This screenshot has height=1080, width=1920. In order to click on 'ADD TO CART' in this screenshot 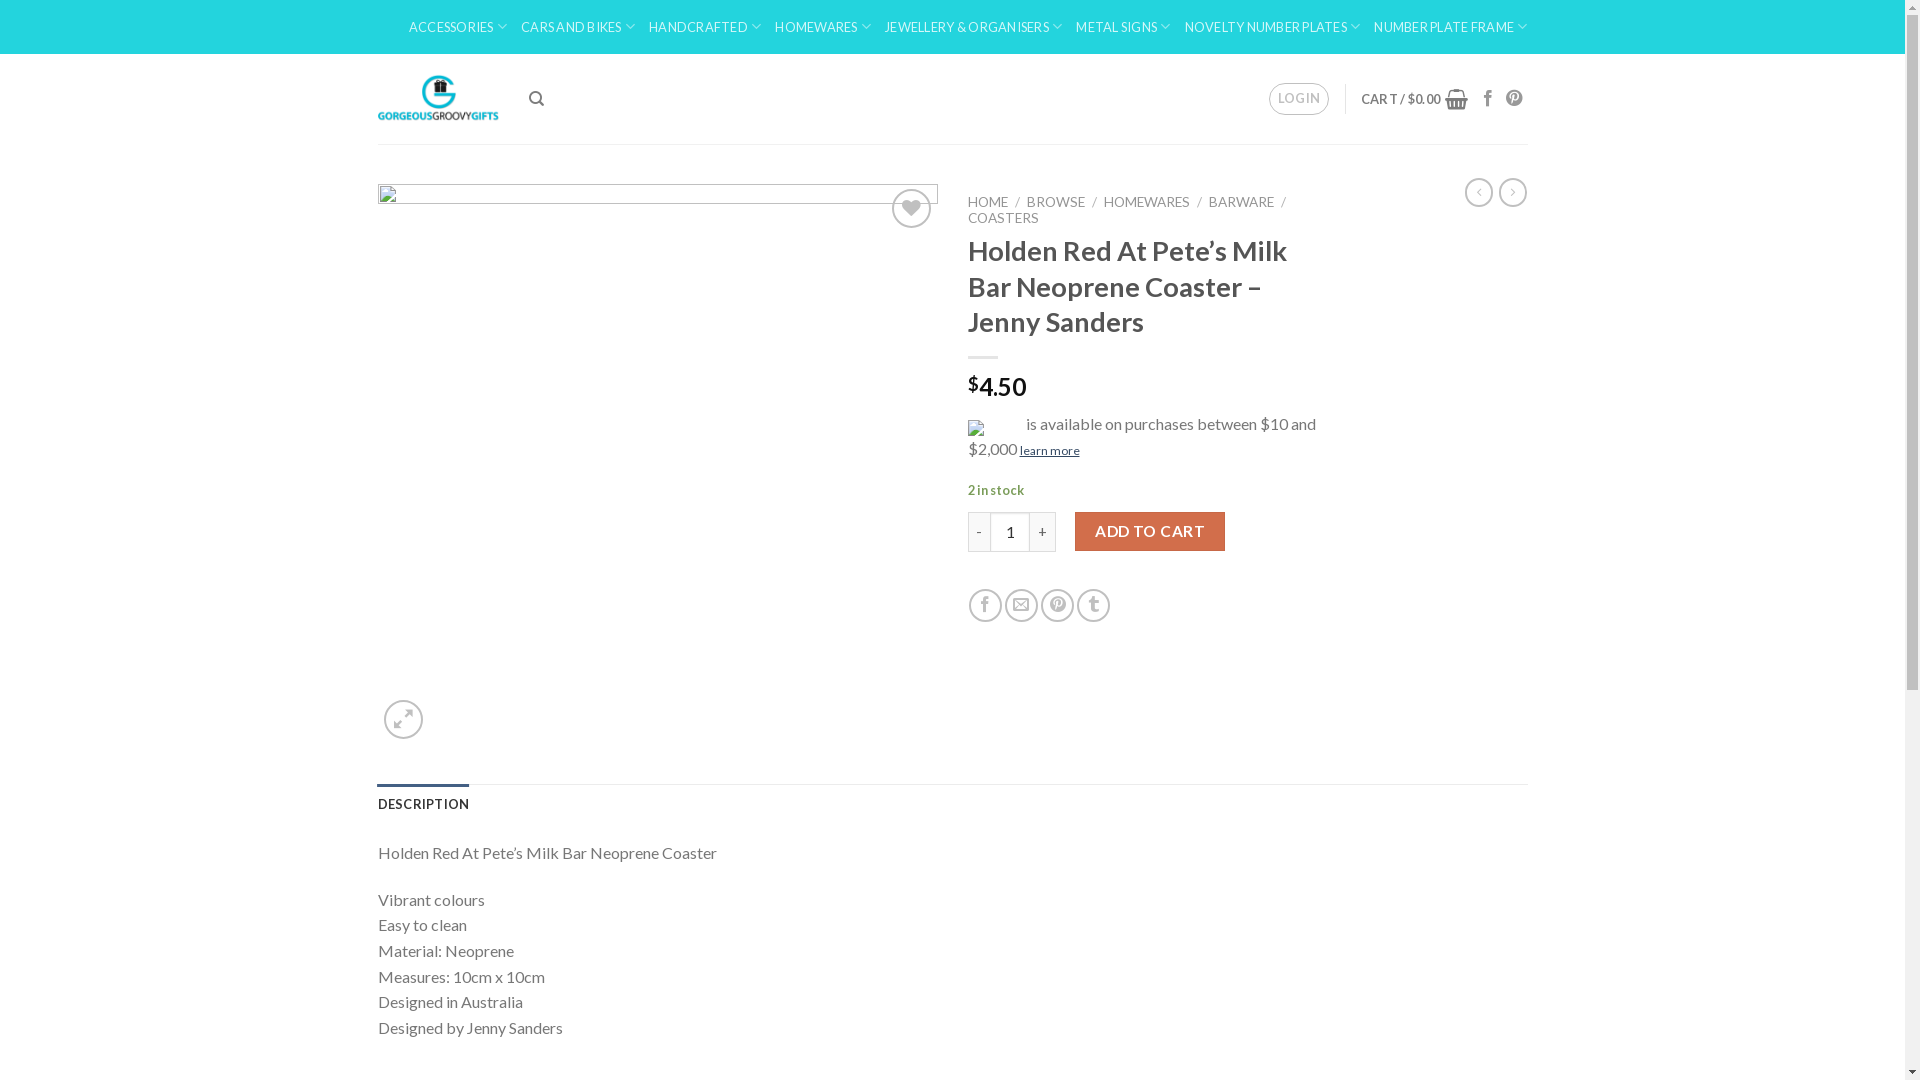, I will do `click(1149, 530)`.